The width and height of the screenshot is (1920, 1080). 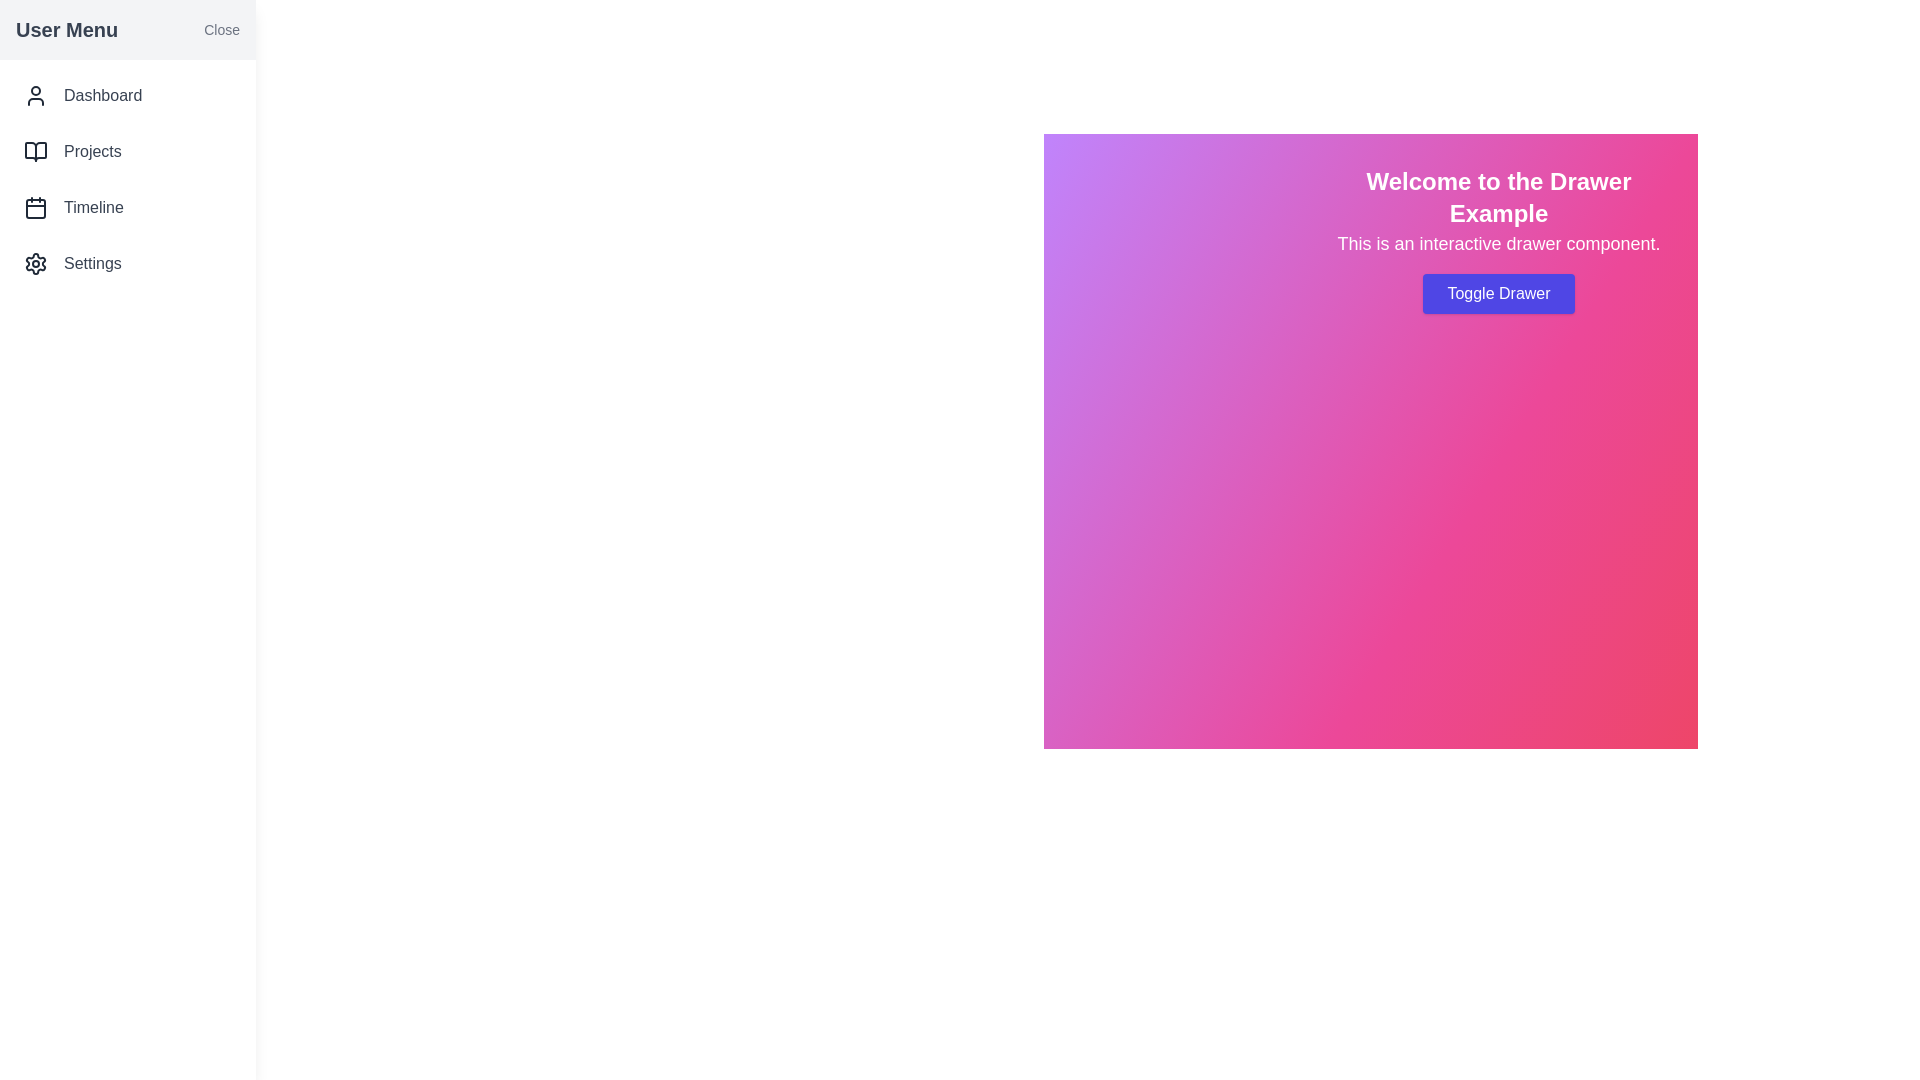 I want to click on the 'Toggle Drawer' button to toggle the drawer's state, so click(x=1498, y=293).